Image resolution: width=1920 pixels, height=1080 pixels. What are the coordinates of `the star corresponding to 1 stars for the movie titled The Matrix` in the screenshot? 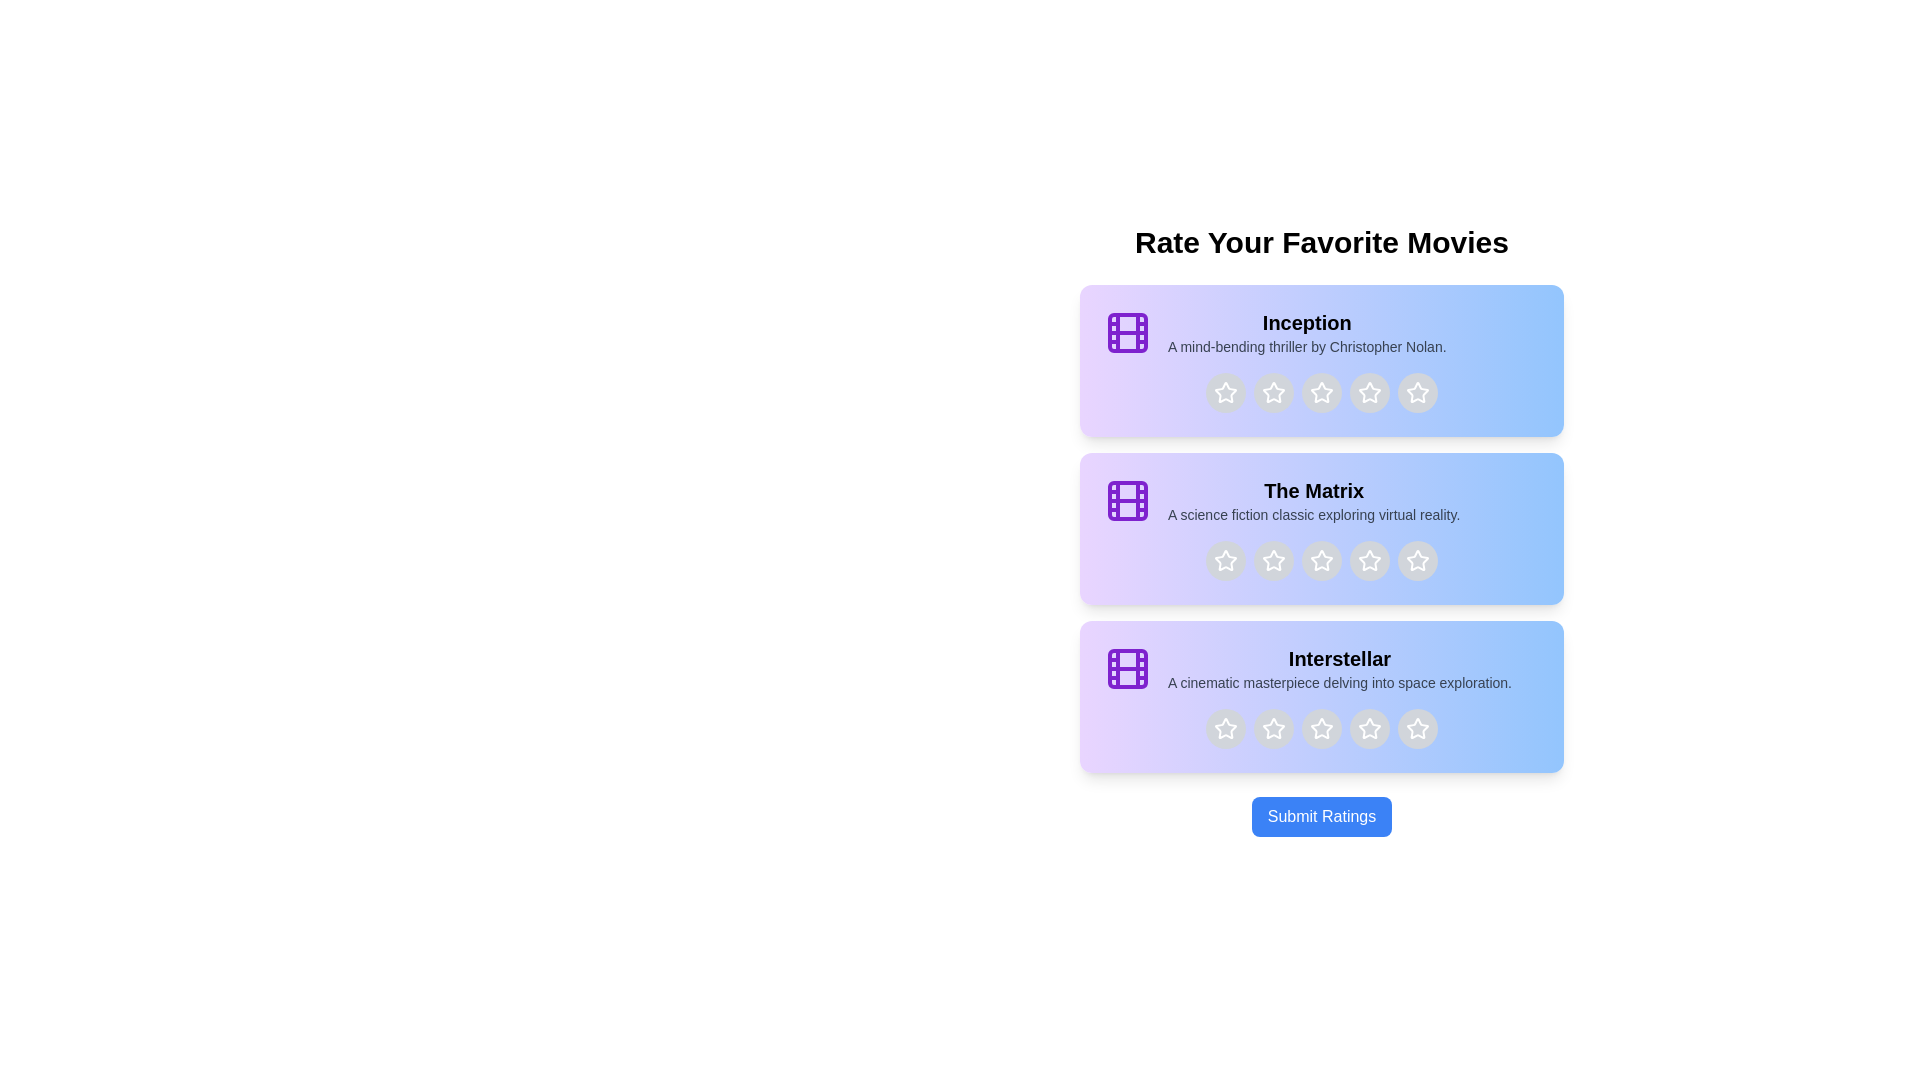 It's located at (1224, 560).